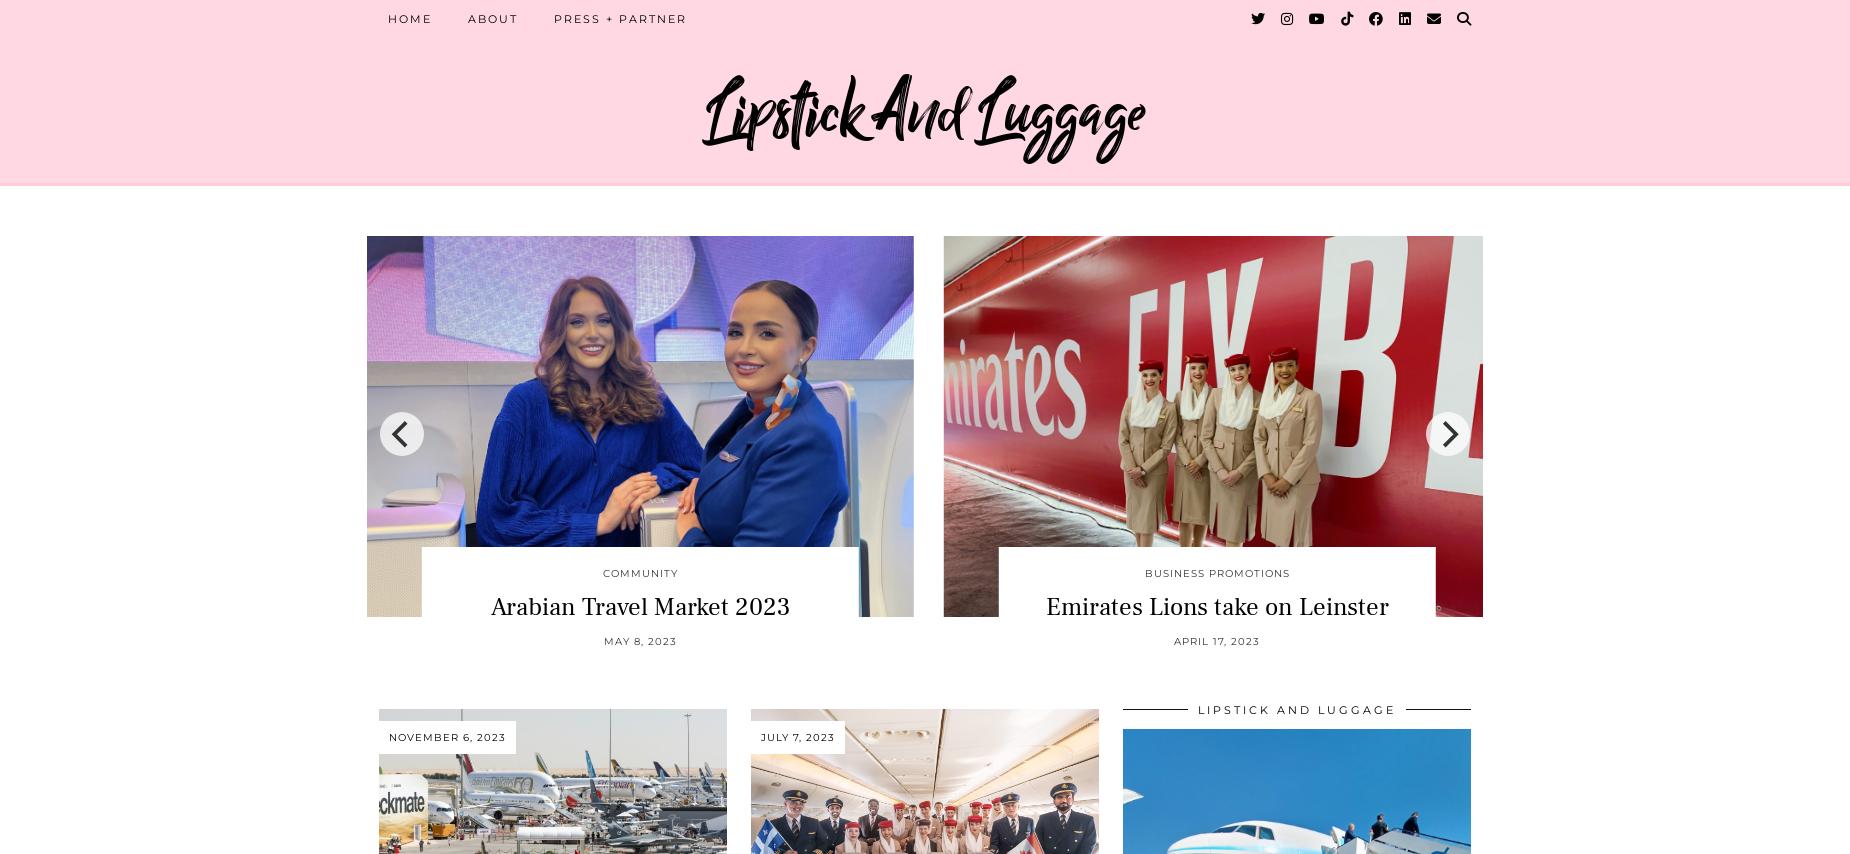  Describe the element at coordinates (490, 605) in the screenshot. I see `'Arabian Travel Market 2023'` at that location.